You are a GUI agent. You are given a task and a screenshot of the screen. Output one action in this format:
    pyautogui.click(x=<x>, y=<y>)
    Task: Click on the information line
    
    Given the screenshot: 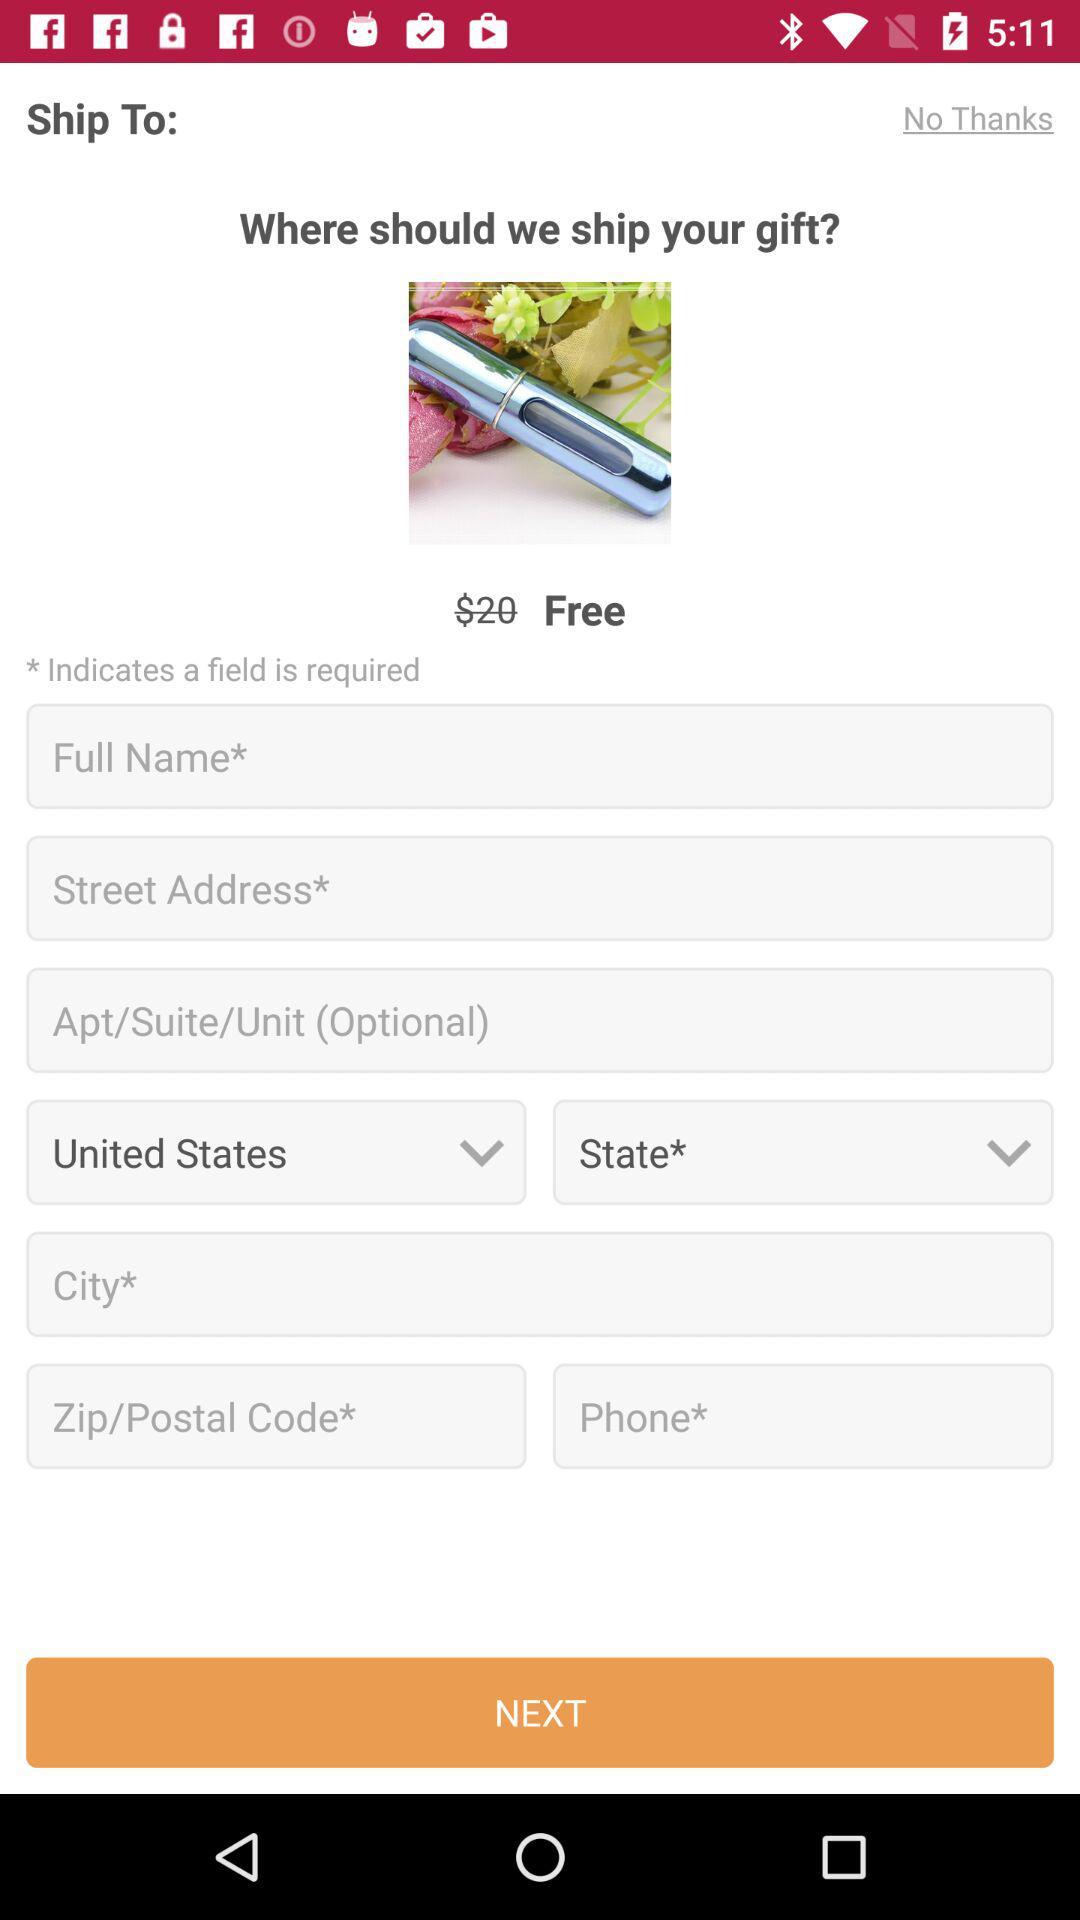 What is the action you would take?
    pyautogui.click(x=540, y=887)
    